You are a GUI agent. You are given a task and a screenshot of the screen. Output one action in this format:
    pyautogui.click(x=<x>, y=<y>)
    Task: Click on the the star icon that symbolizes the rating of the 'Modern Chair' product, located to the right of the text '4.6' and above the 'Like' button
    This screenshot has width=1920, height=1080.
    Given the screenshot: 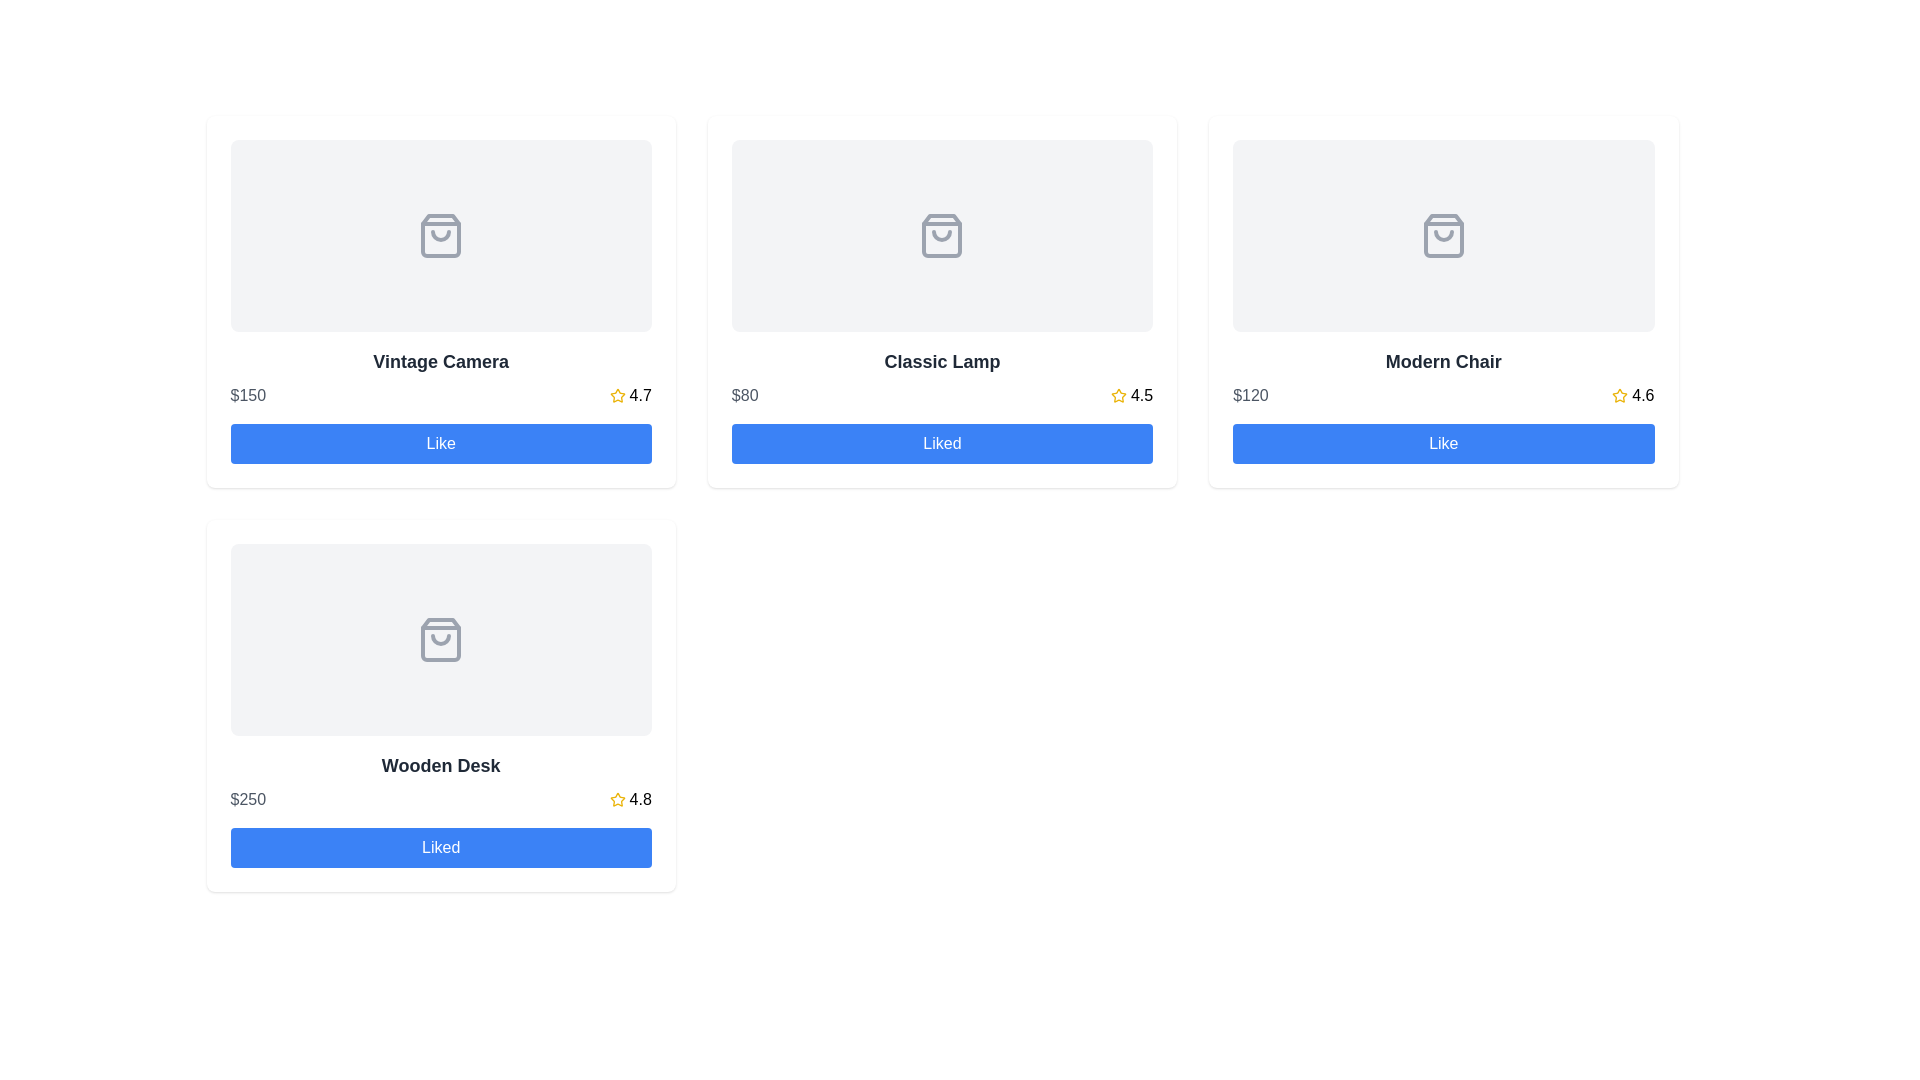 What is the action you would take?
    pyautogui.click(x=1620, y=395)
    